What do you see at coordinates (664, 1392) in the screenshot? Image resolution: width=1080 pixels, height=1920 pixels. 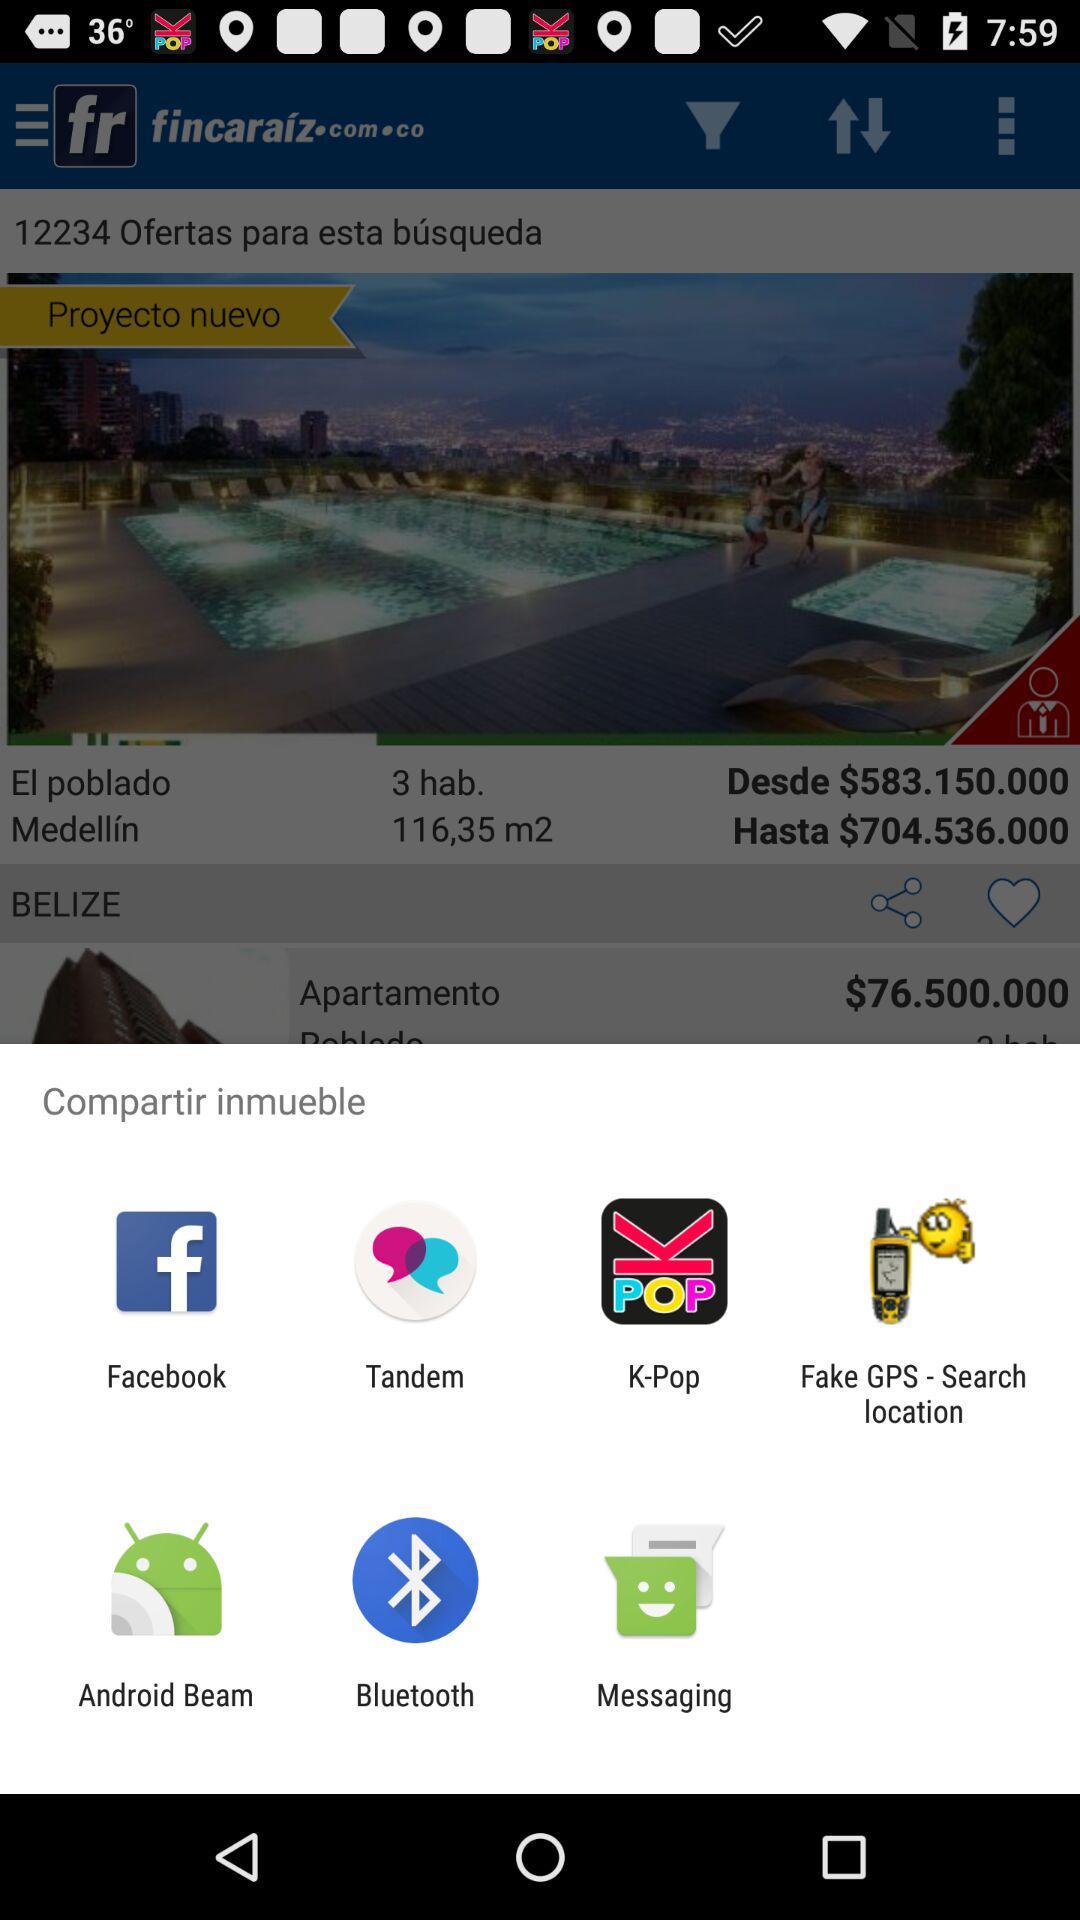 I see `the item next to tandem` at bounding box center [664, 1392].